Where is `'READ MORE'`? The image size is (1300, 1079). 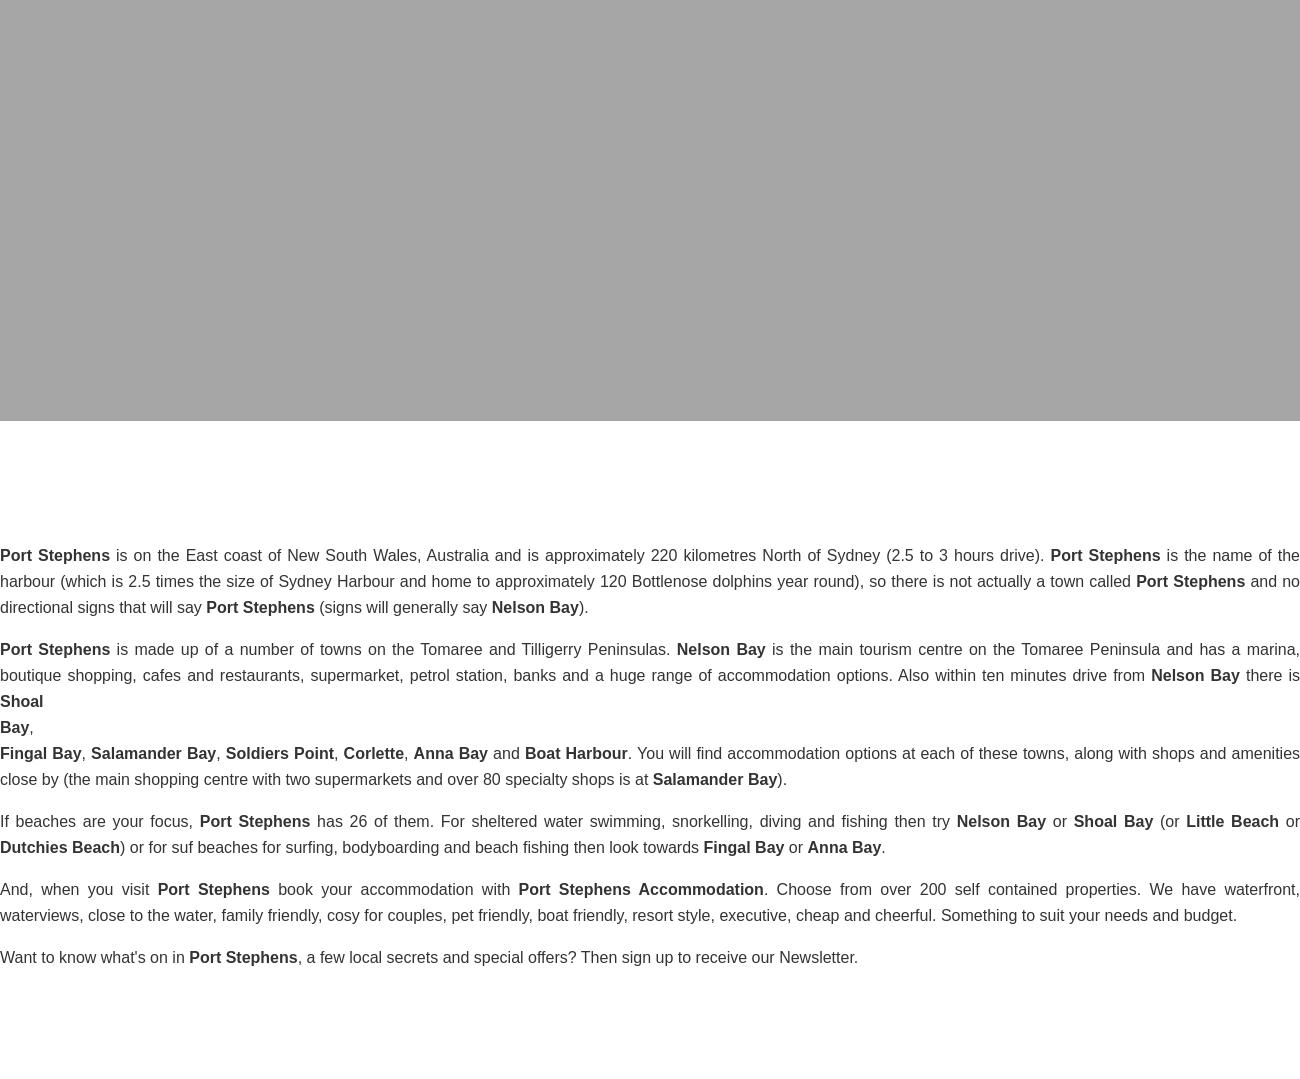 'READ MORE' is located at coordinates (1156, 191).